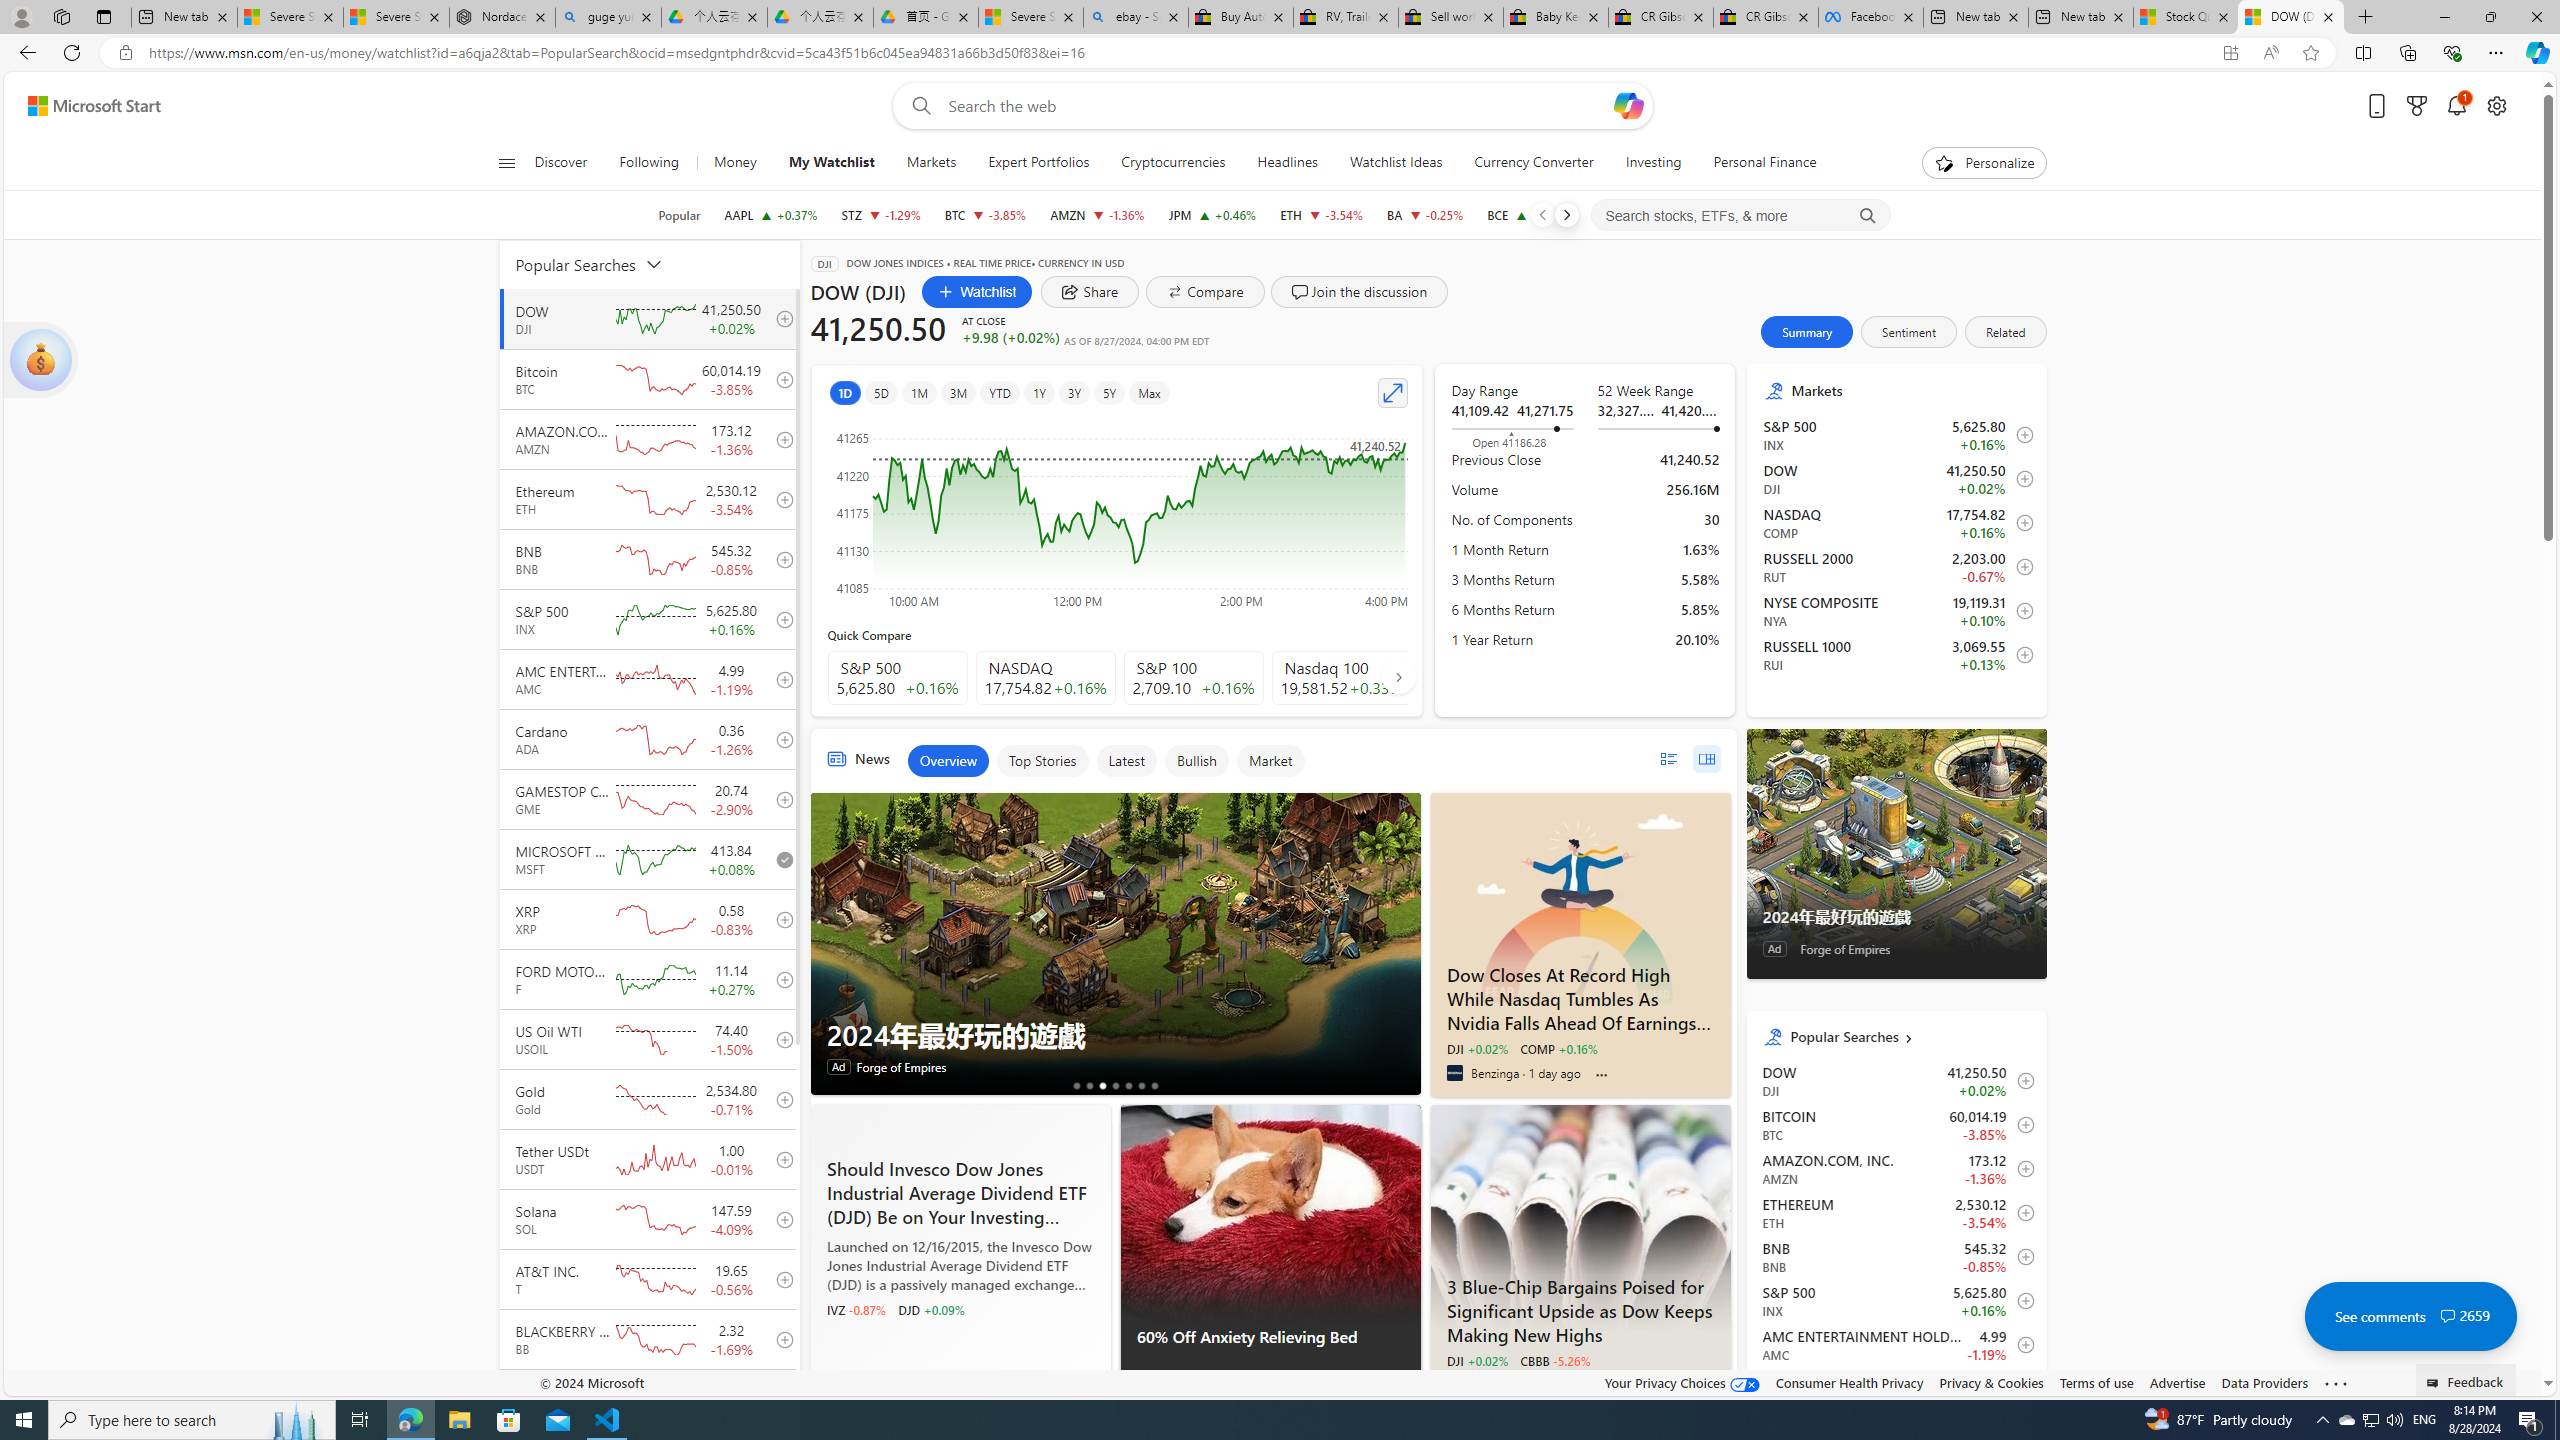 This screenshot has width=2560, height=1440. I want to click on 'Privacy & Cookies', so click(1989, 1382).